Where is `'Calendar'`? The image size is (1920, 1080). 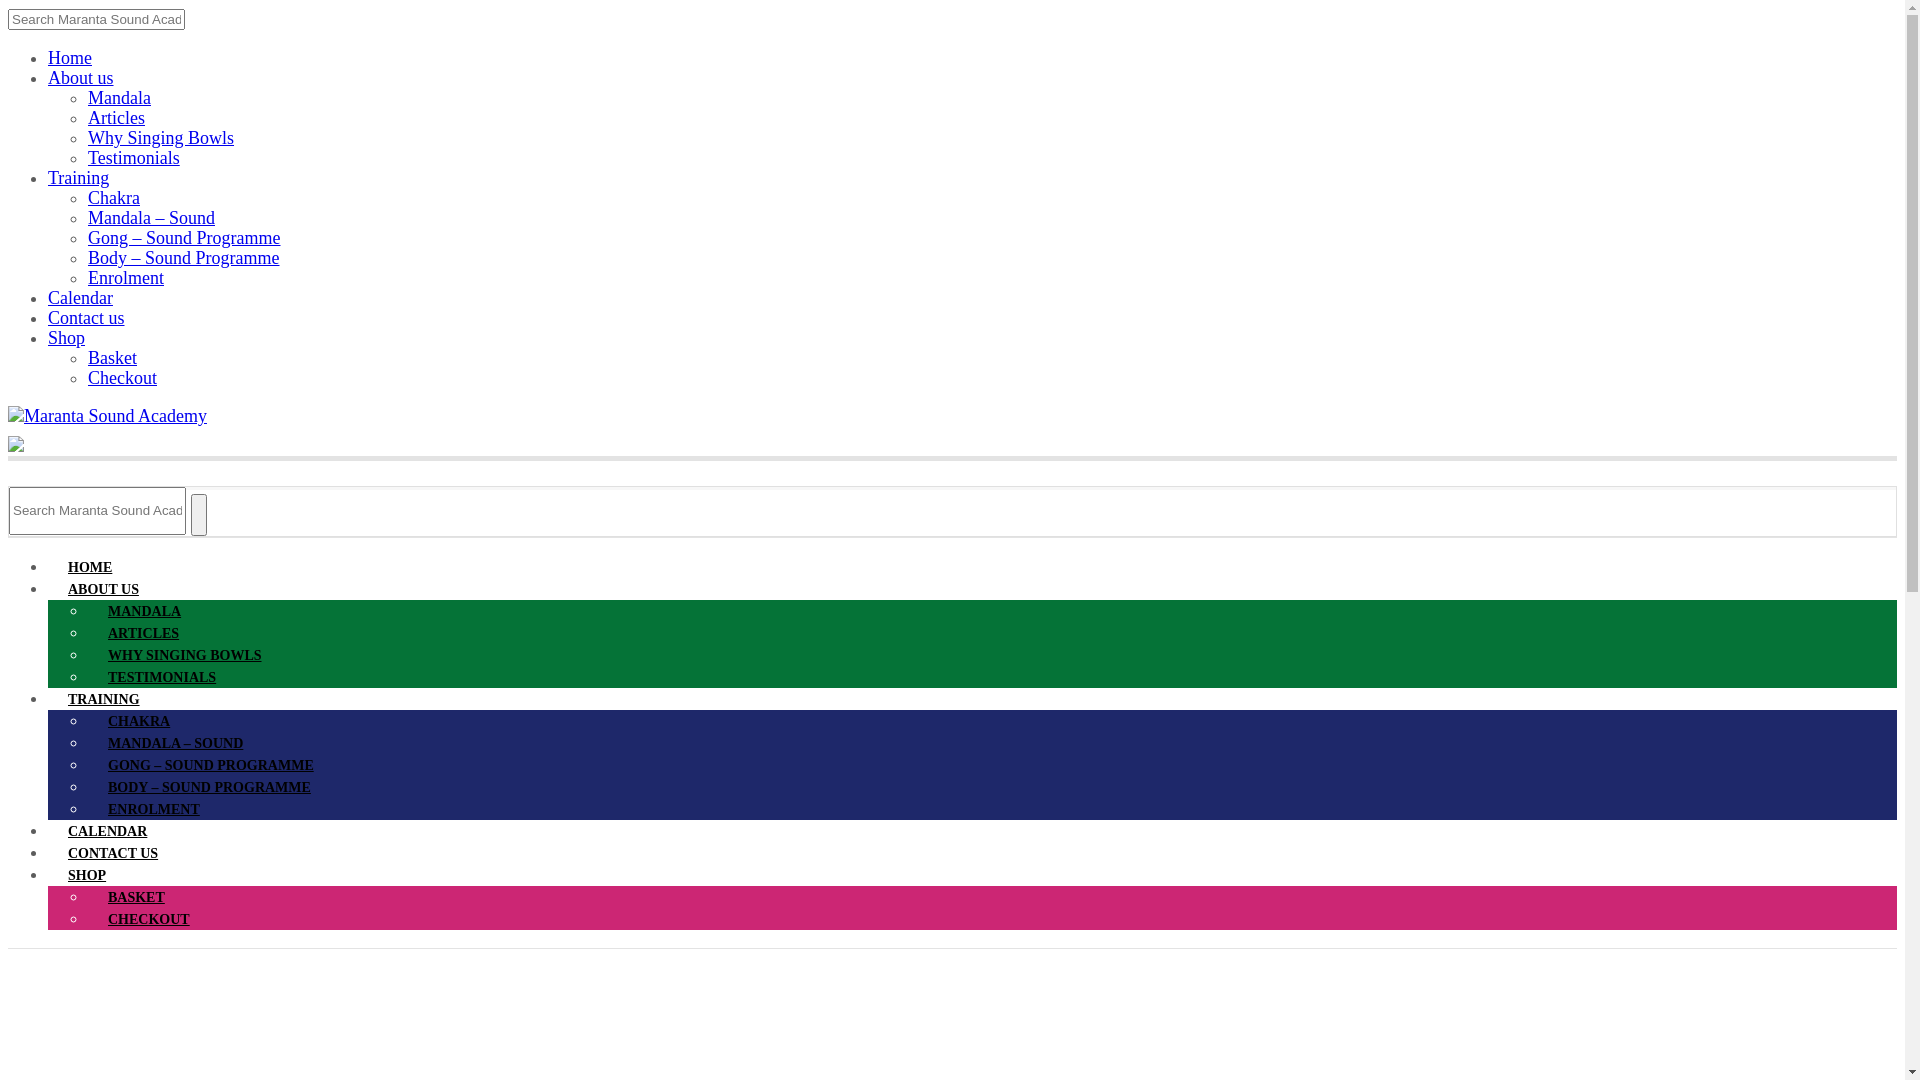 'Calendar' is located at coordinates (80, 297).